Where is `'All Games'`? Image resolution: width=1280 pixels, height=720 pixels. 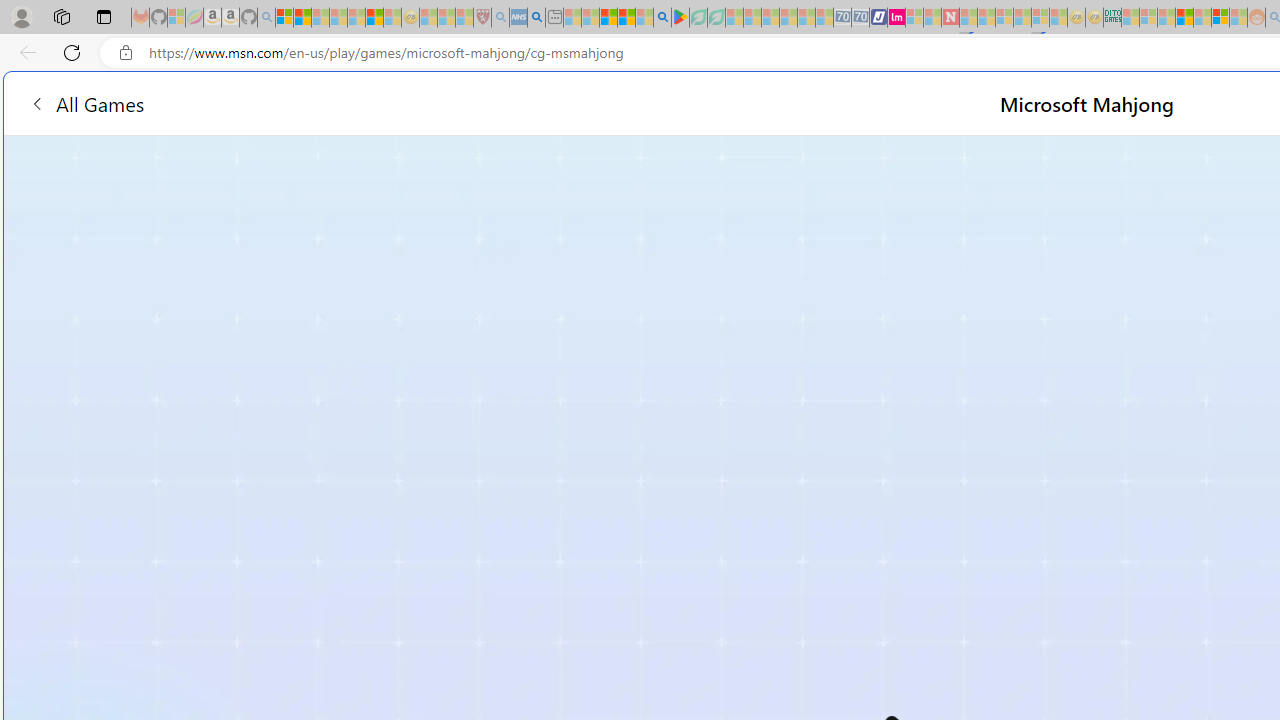
'All Games' is located at coordinates (85, 103).